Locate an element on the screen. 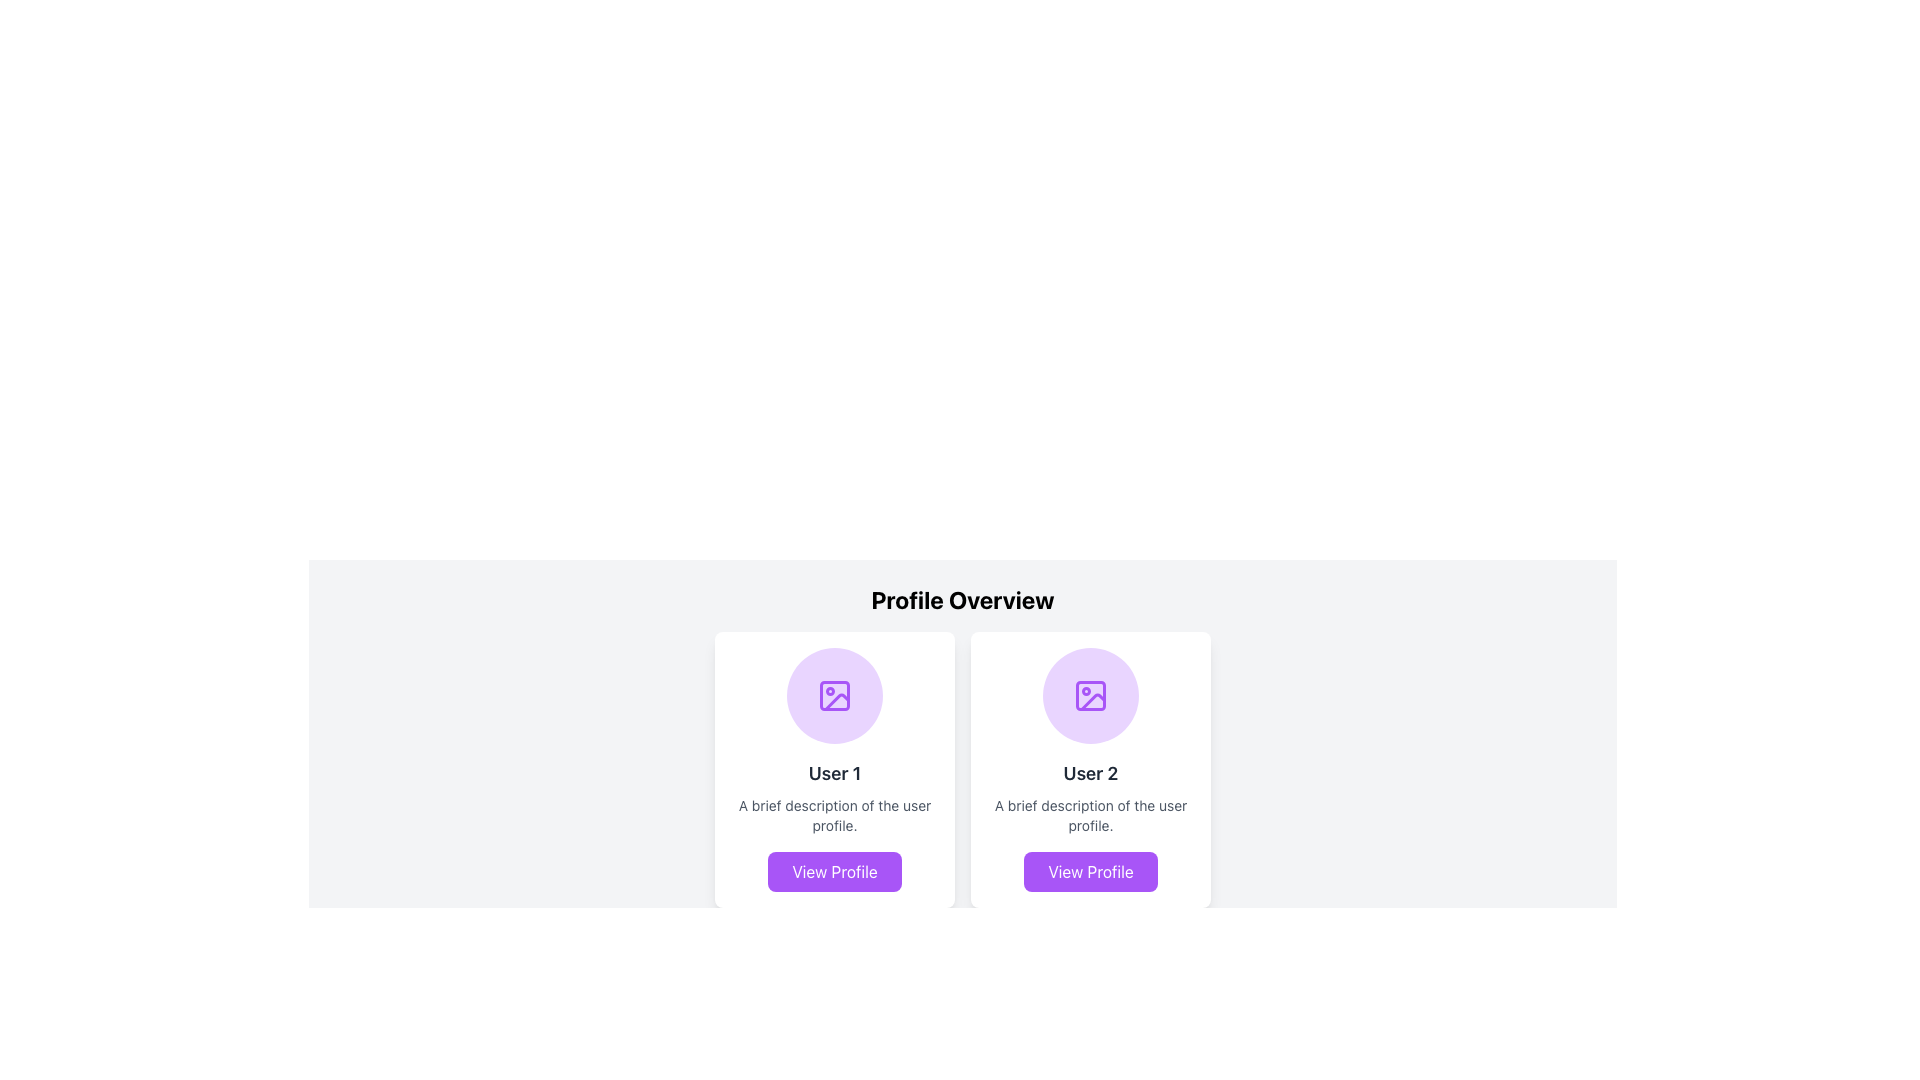  bold heading text 'Profile Overview' located at the top center of the profile cards section is located at coordinates (963, 599).